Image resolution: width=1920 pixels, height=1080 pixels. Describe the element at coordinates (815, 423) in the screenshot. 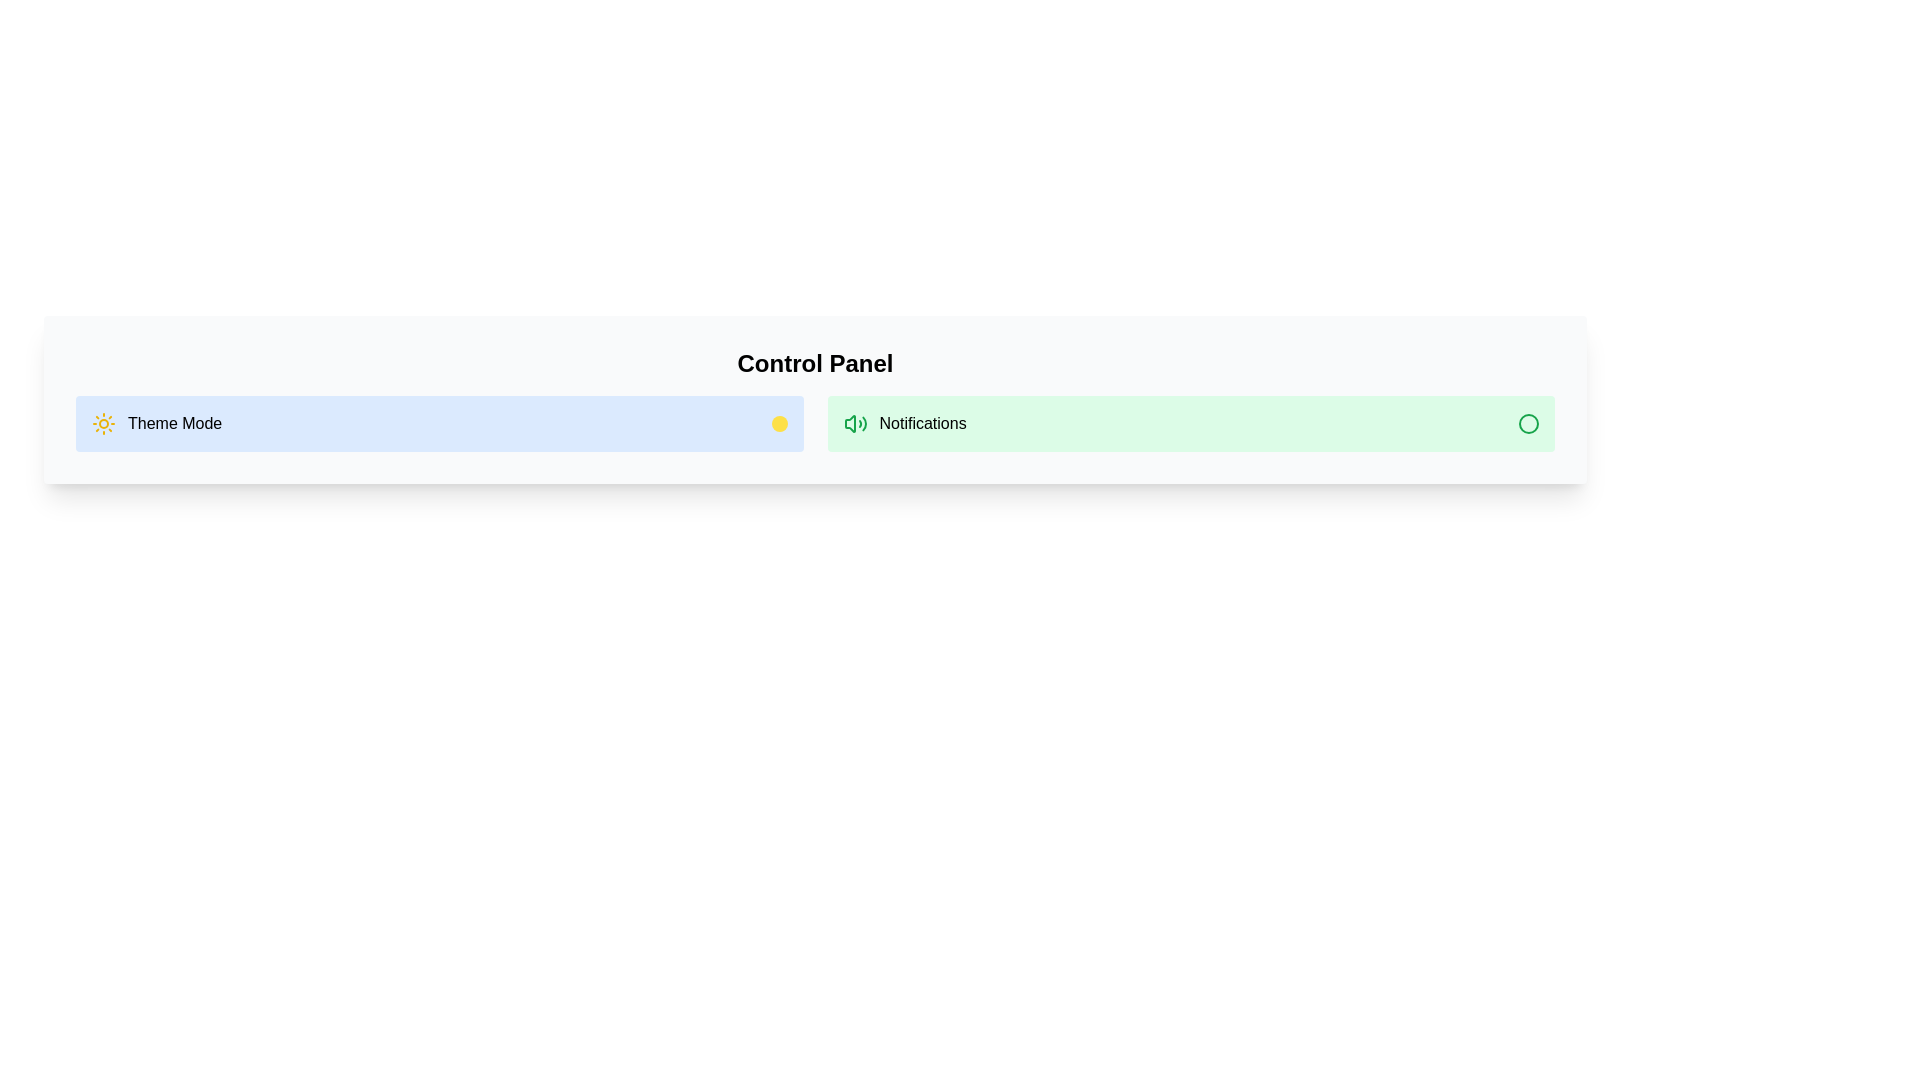

I see `the 'Theme Mode' and 'Notifications' segments of the Grid Layout in the Control Panel section` at that location.